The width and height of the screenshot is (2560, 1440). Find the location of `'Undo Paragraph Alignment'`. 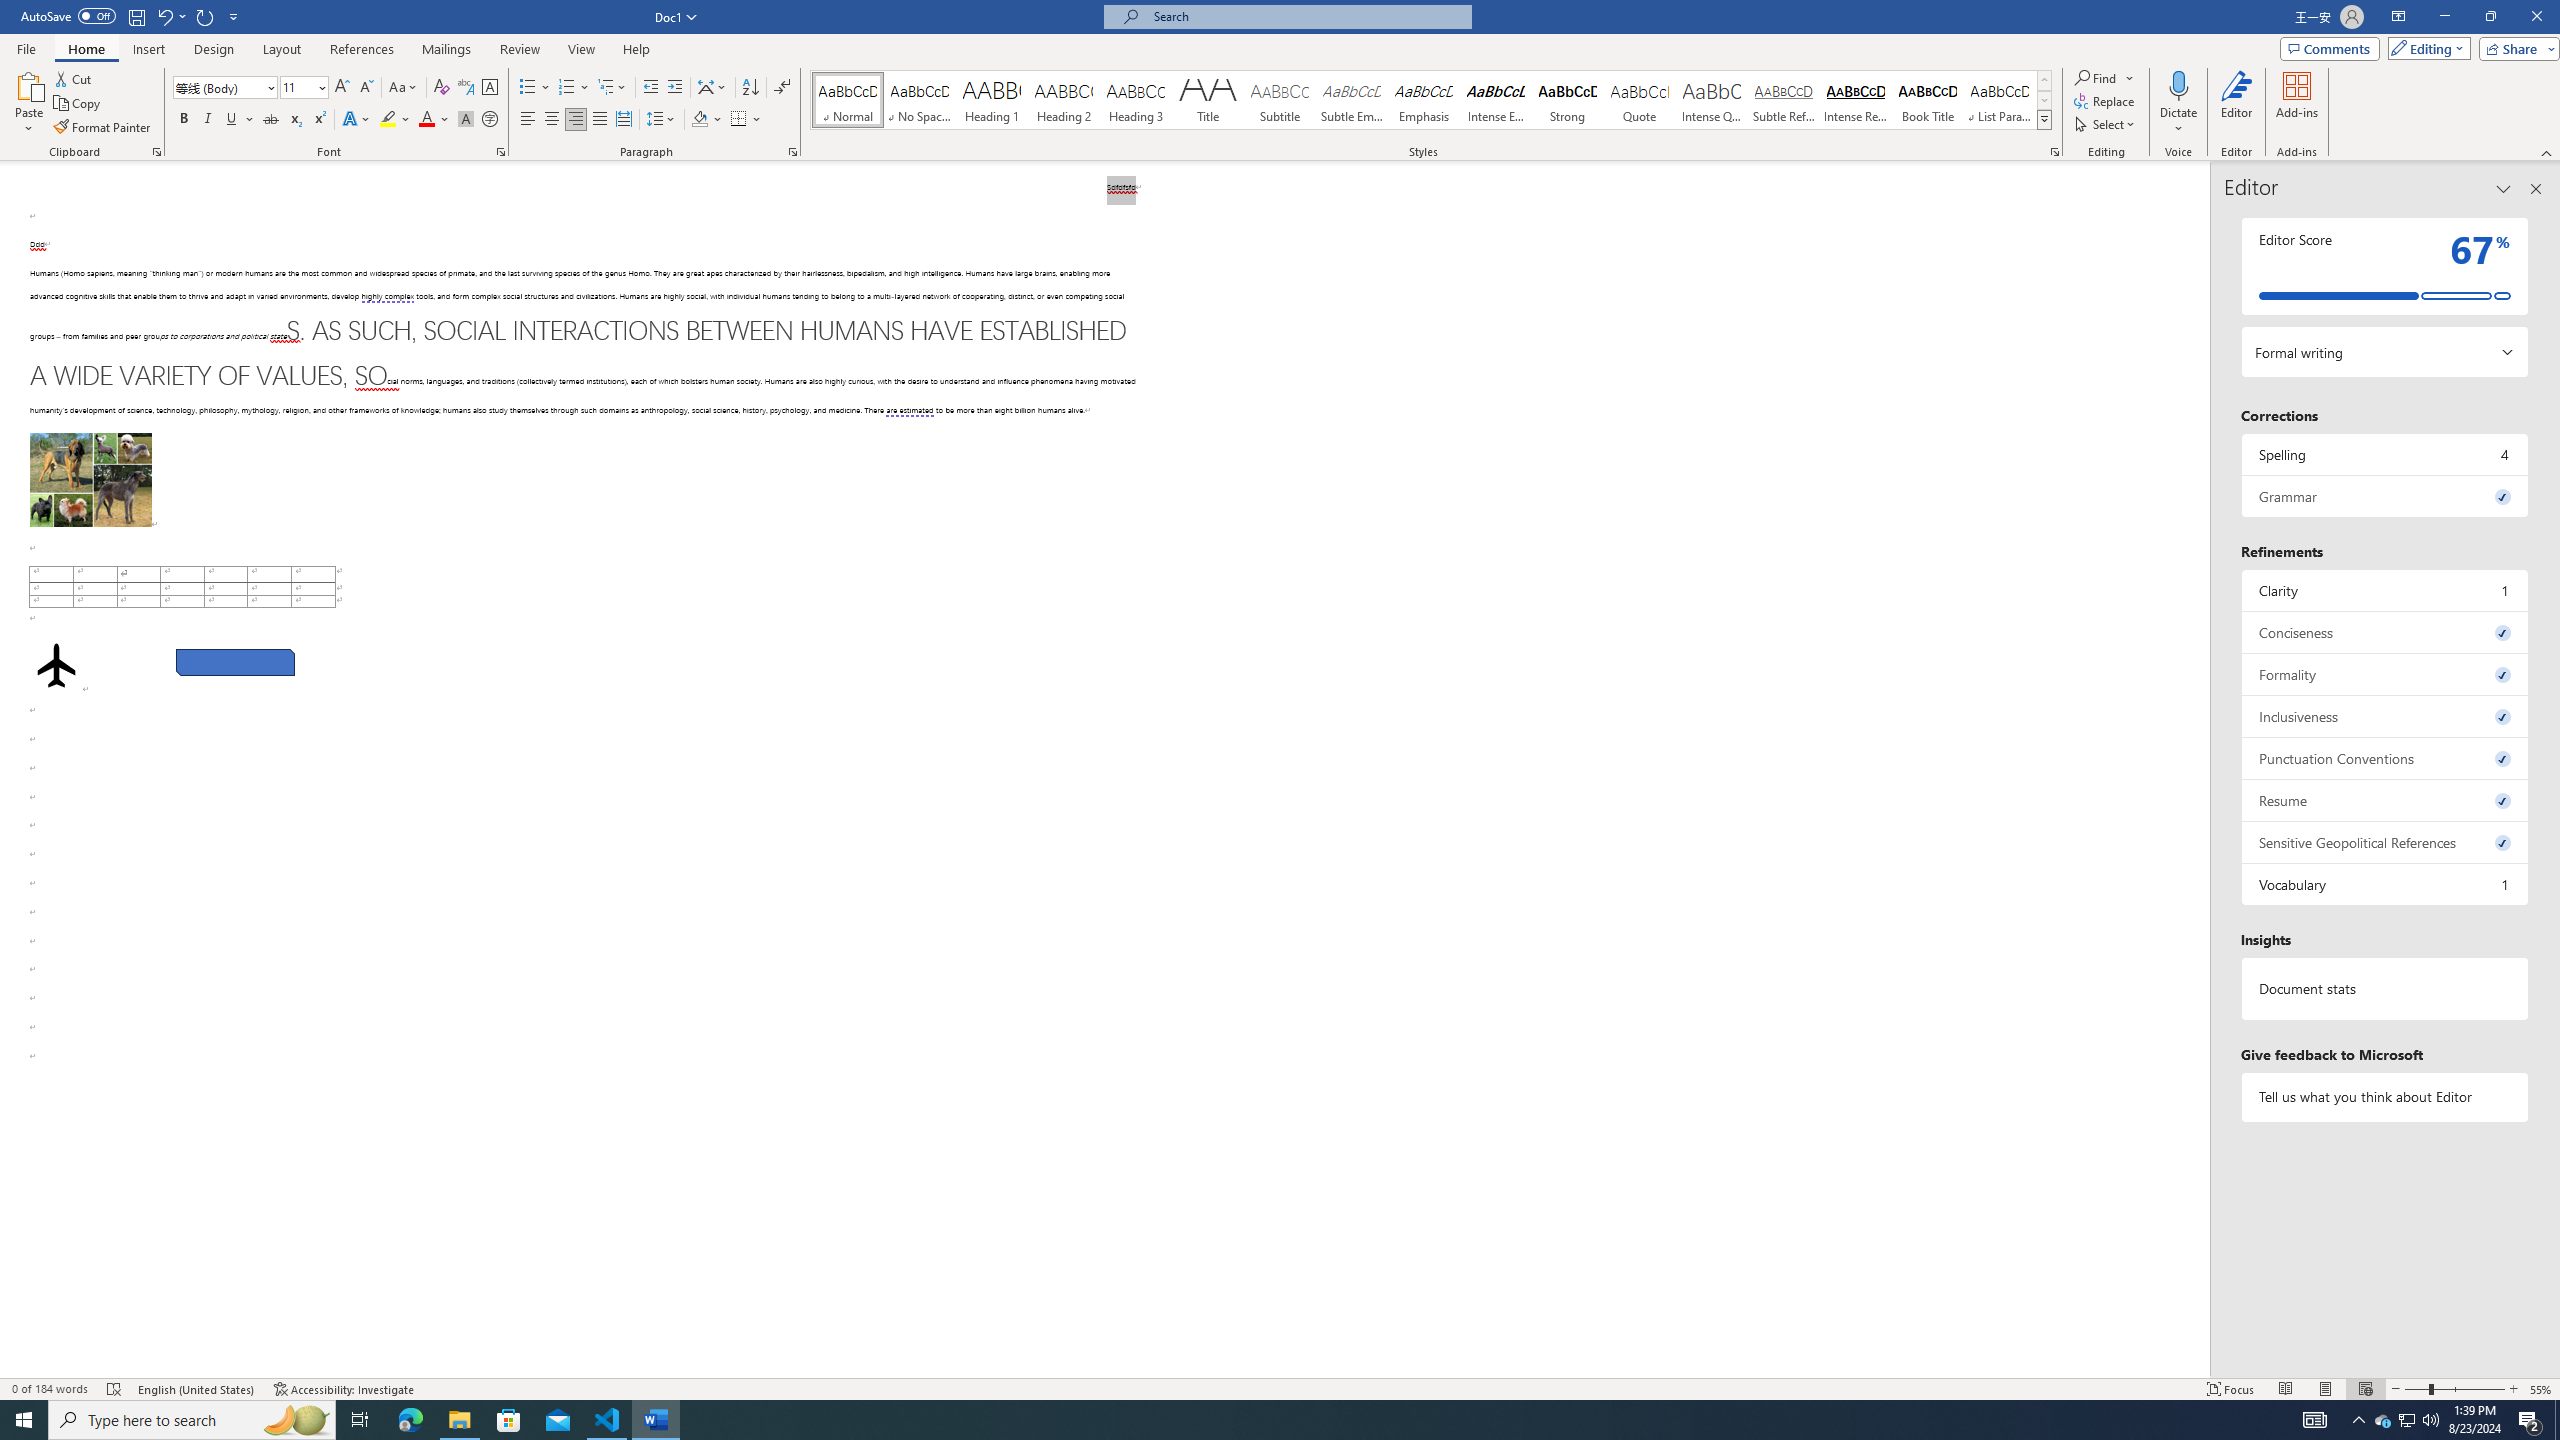

'Undo Paragraph Alignment' is located at coordinates (163, 15).